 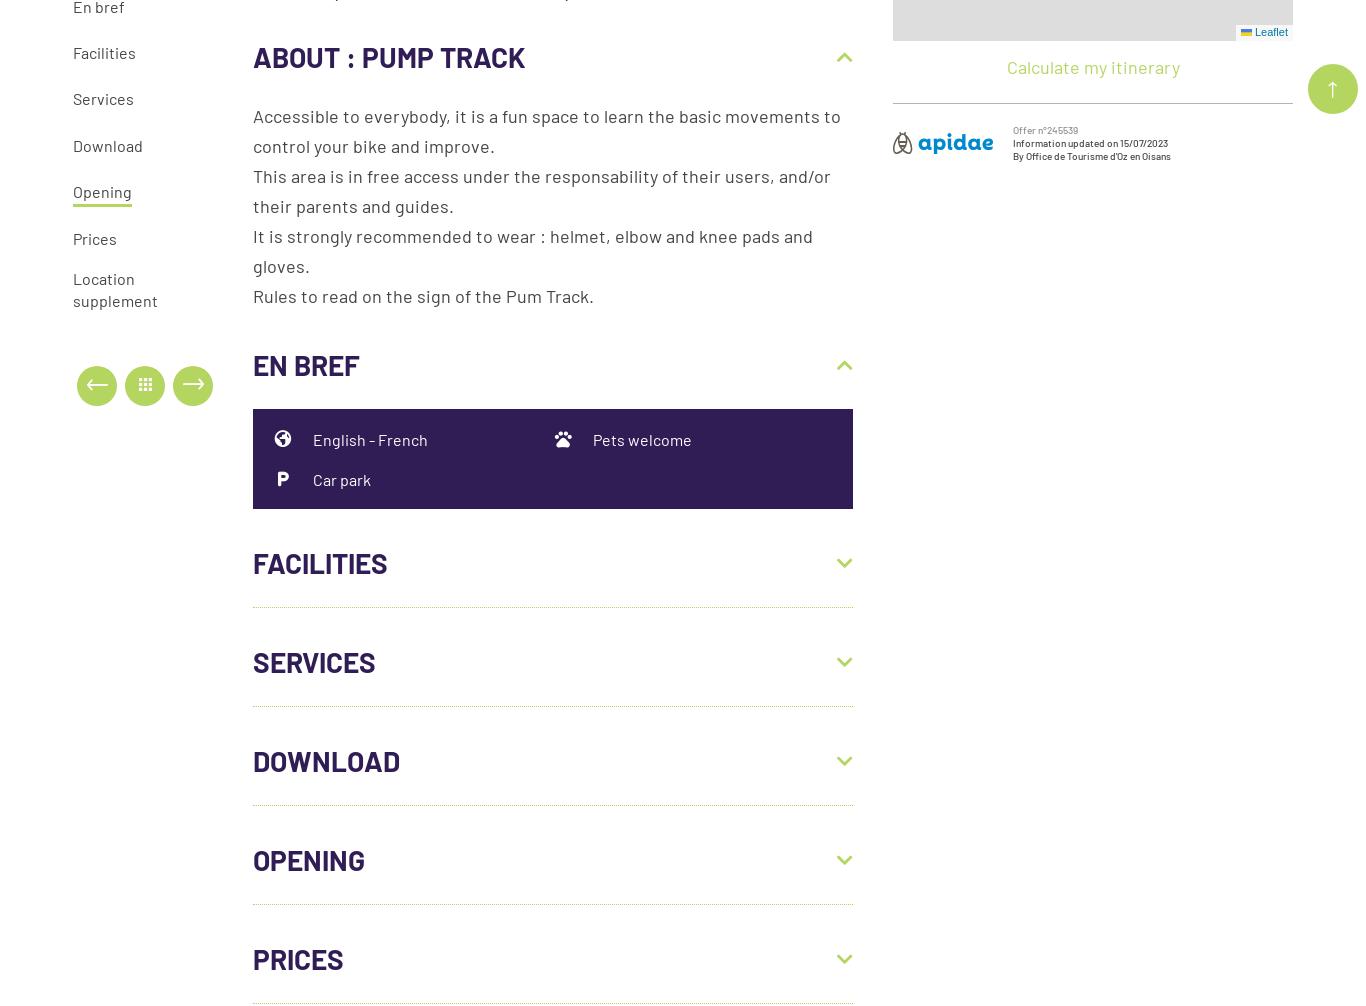 I want to click on 'English - French', so click(x=312, y=437).